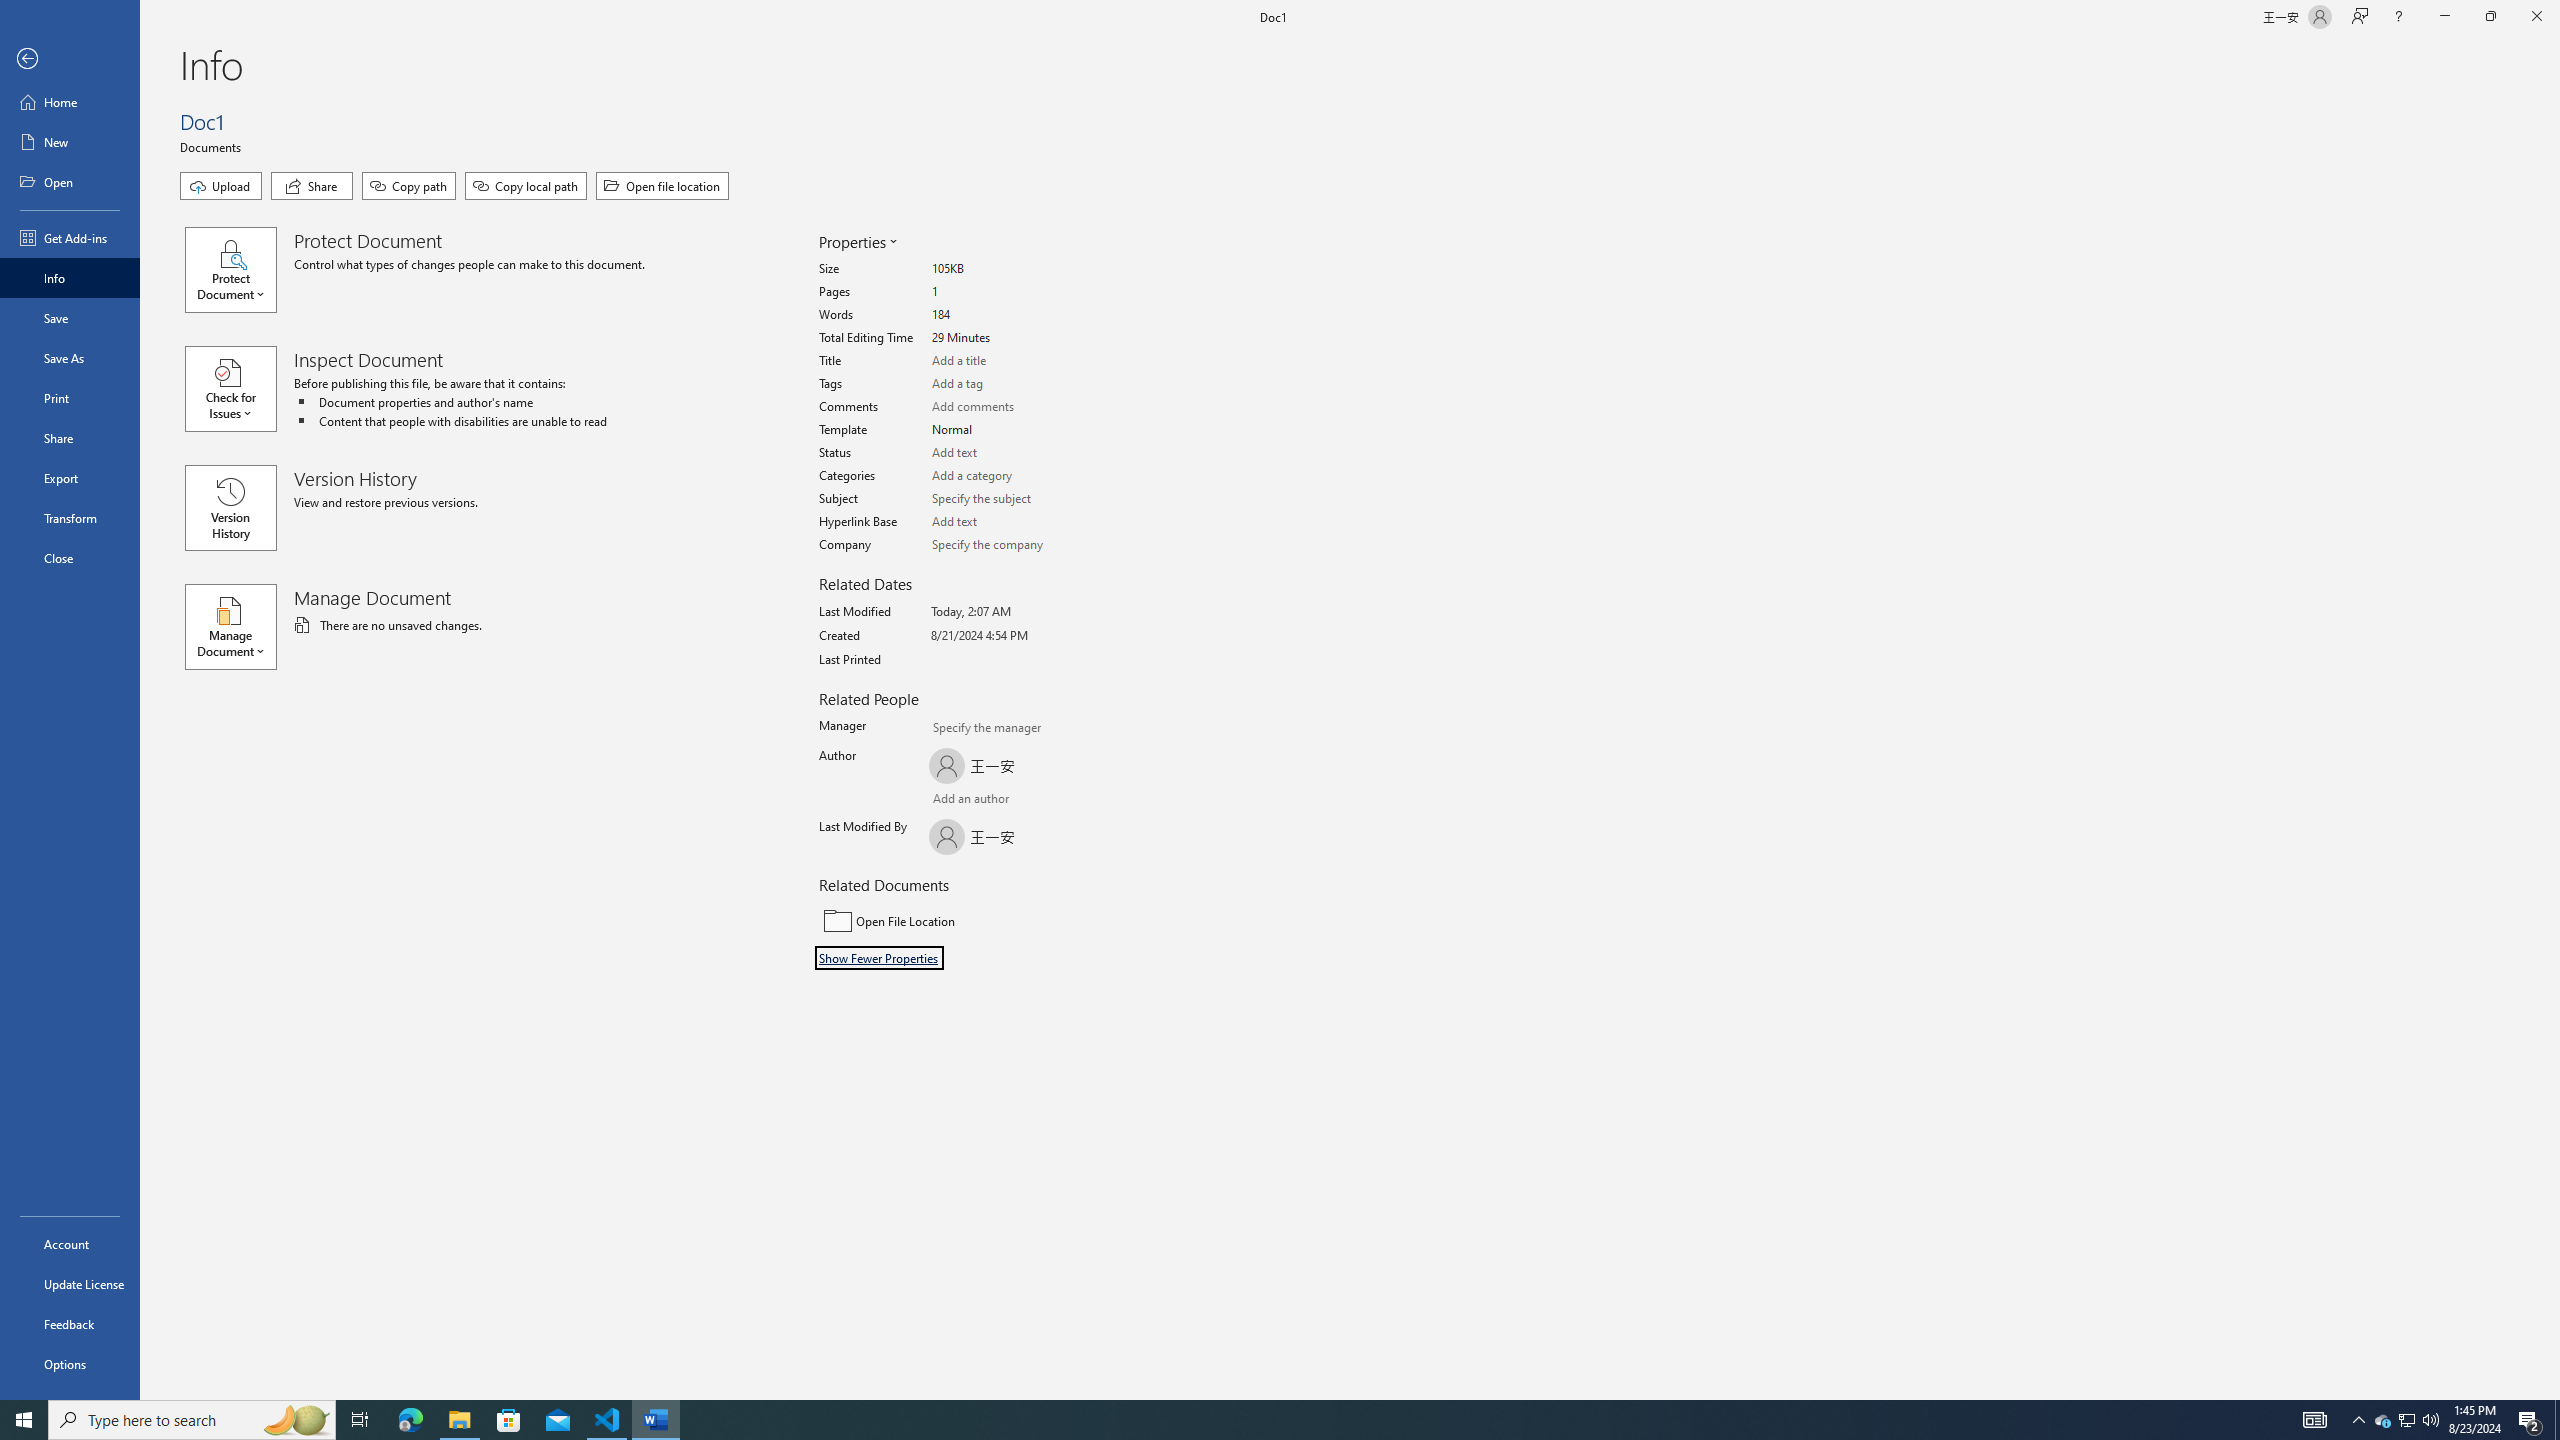 Image resolution: width=2560 pixels, height=1440 pixels. Describe the element at coordinates (1006, 269) in the screenshot. I see `'Size'` at that location.